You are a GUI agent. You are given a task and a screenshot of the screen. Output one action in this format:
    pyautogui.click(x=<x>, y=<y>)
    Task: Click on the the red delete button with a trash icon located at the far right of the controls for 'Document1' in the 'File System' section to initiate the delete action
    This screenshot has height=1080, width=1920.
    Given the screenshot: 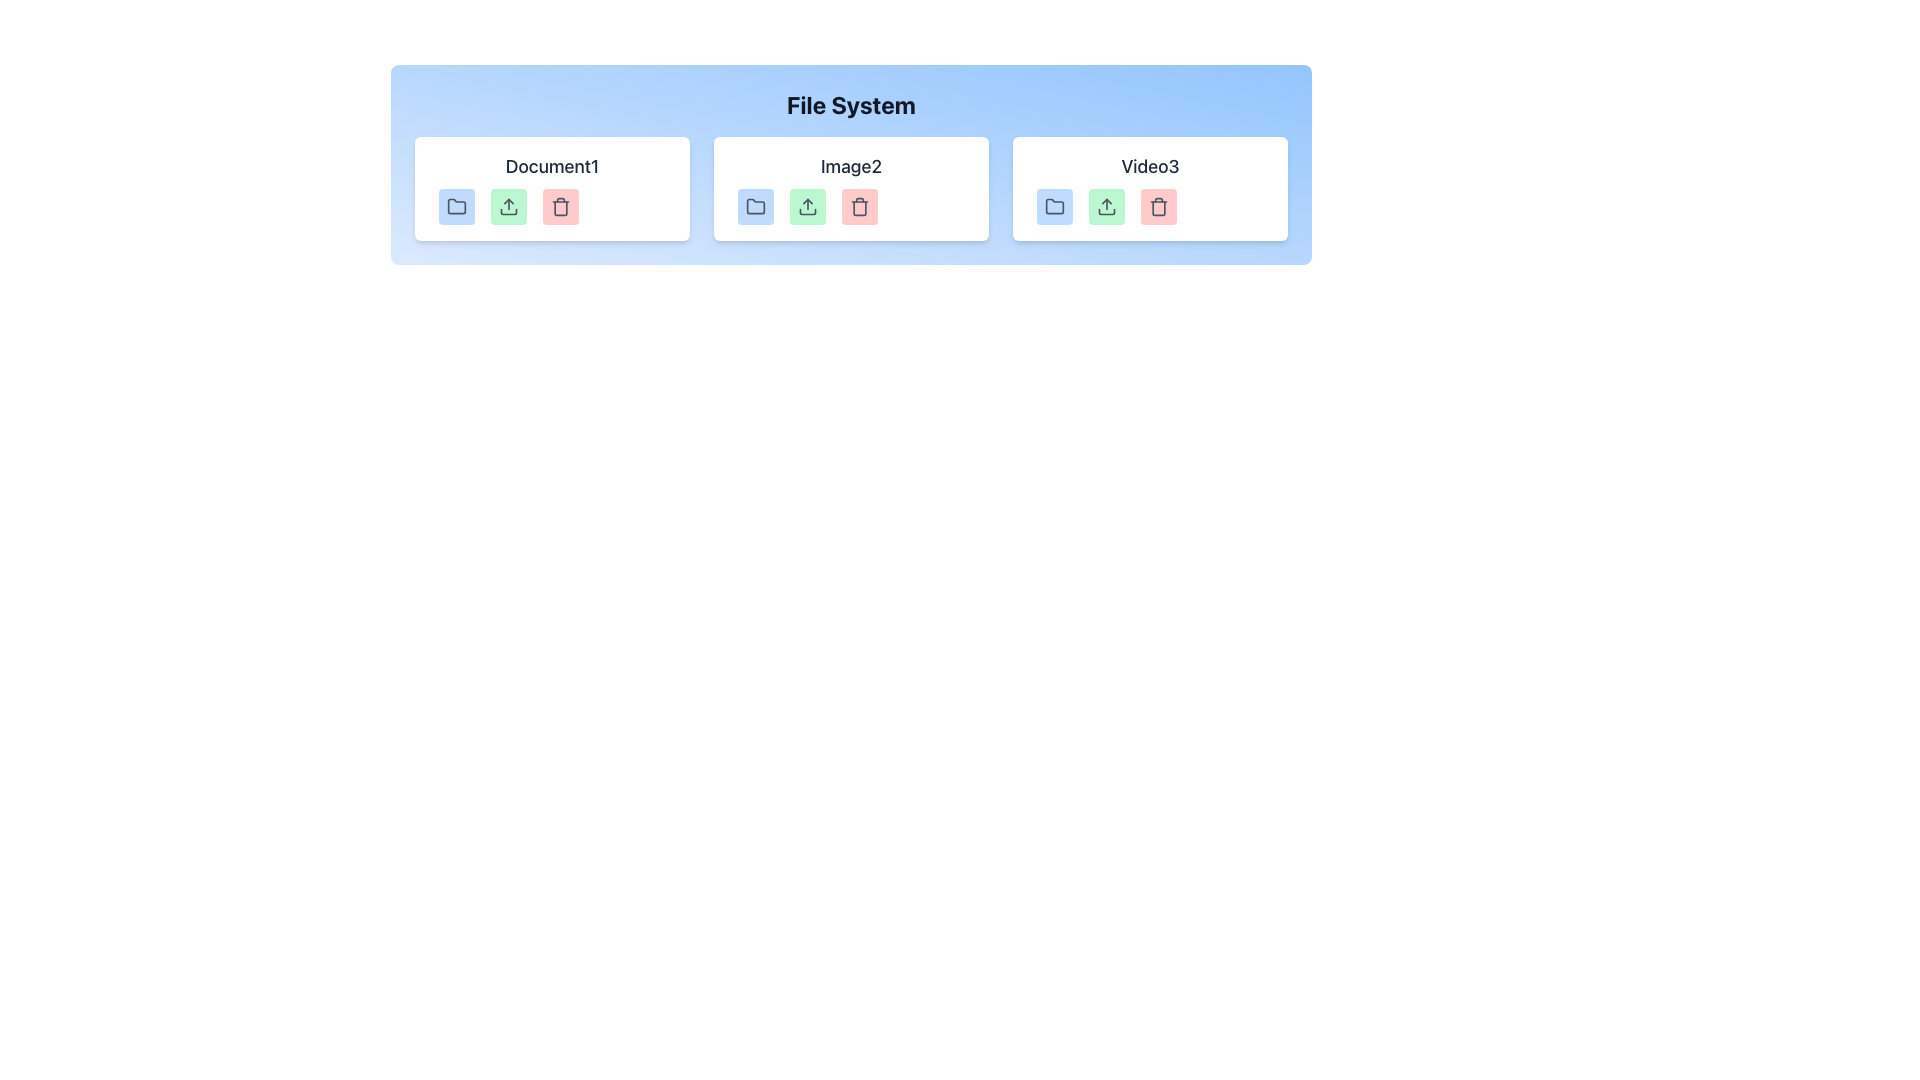 What is the action you would take?
    pyautogui.click(x=560, y=207)
    